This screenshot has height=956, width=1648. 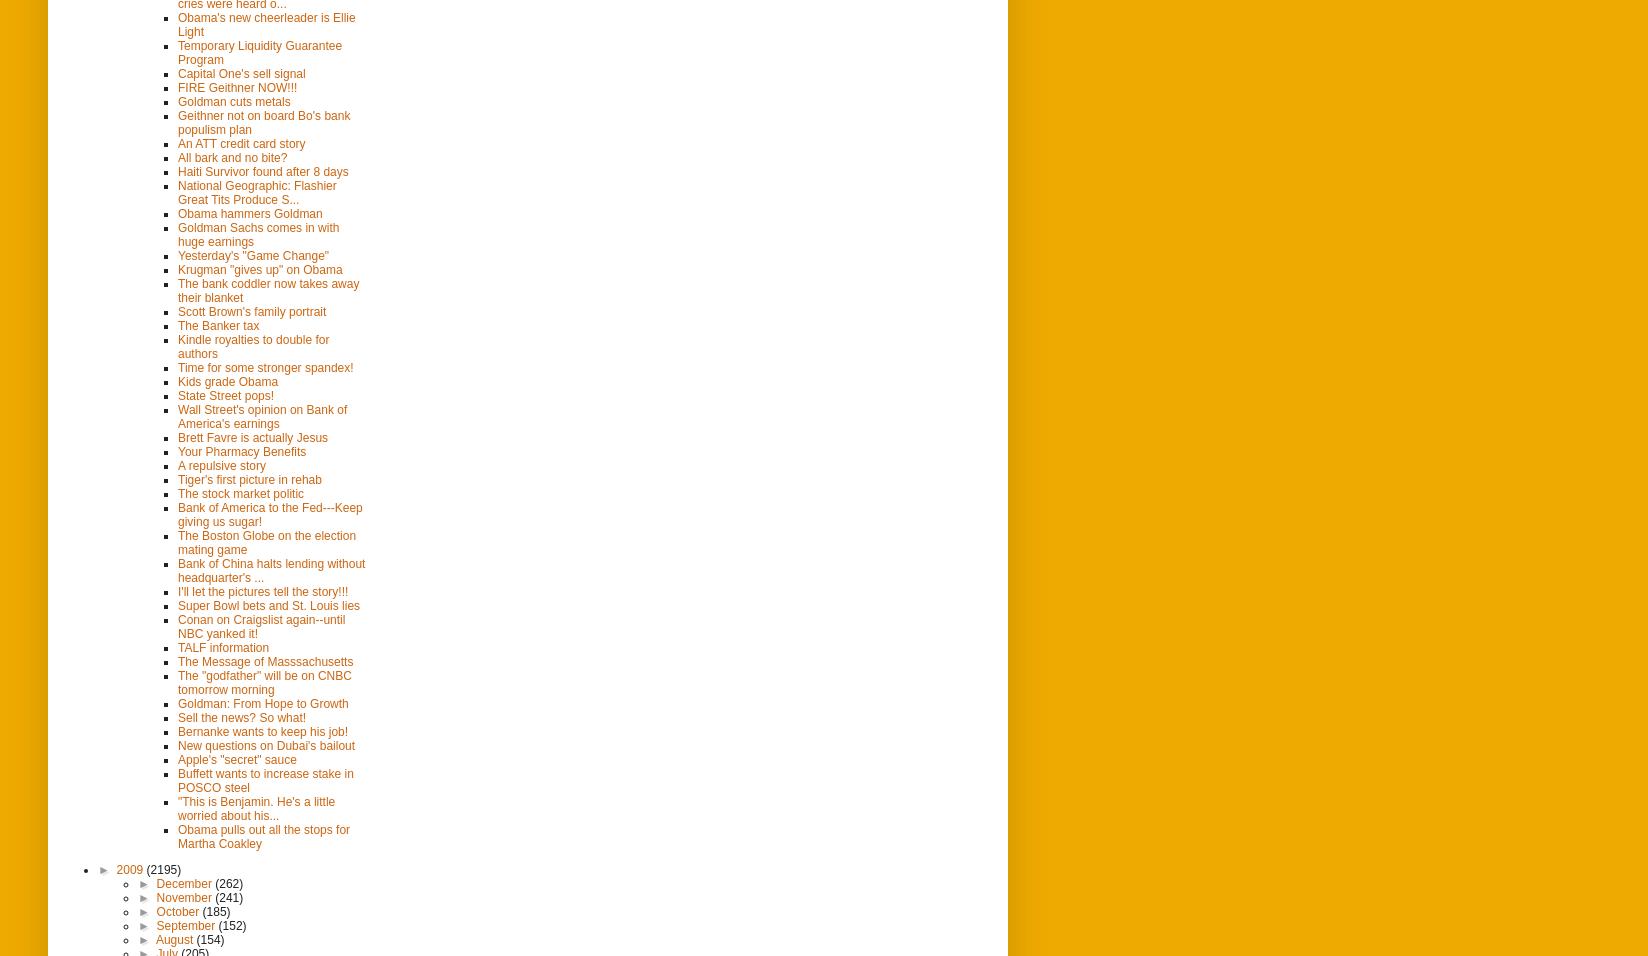 What do you see at coordinates (177, 717) in the screenshot?
I see `'Sell the news? So what!'` at bounding box center [177, 717].